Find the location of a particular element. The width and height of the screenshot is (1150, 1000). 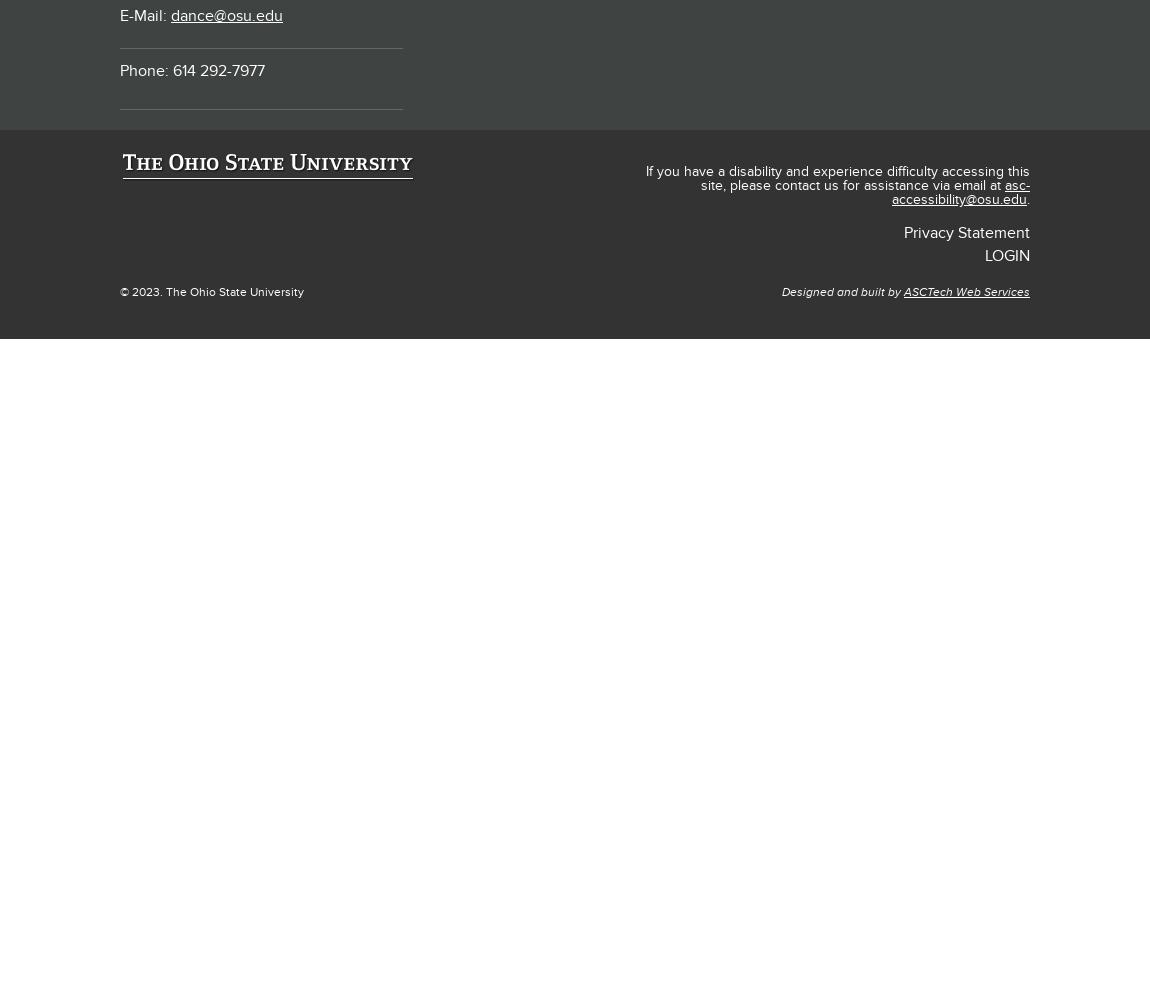

'If you have a disability and experience difficulty accessing this site, please contact us for assistance via email at' is located at coordinates (837, 178).